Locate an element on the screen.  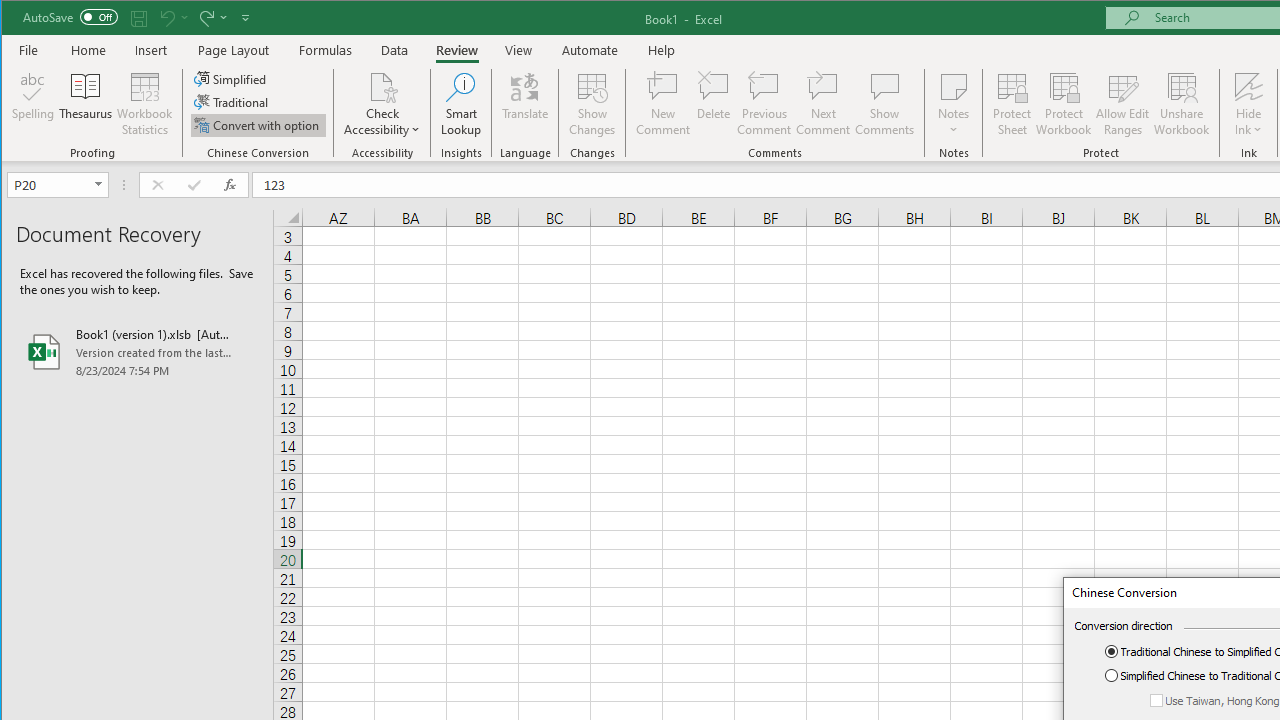
'Unshare Workbook' is located at coordinates (1182, 104).